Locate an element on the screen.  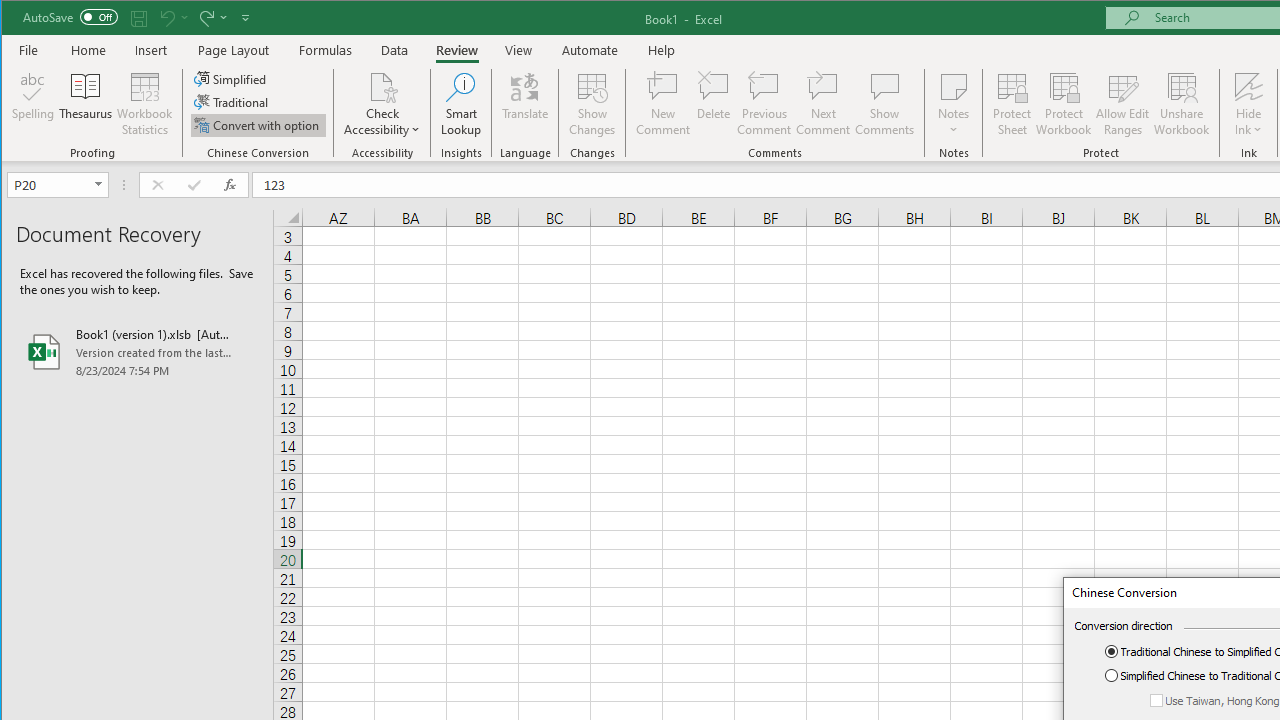
'Unshare Workbook' is located at coordinates (1182, 104).